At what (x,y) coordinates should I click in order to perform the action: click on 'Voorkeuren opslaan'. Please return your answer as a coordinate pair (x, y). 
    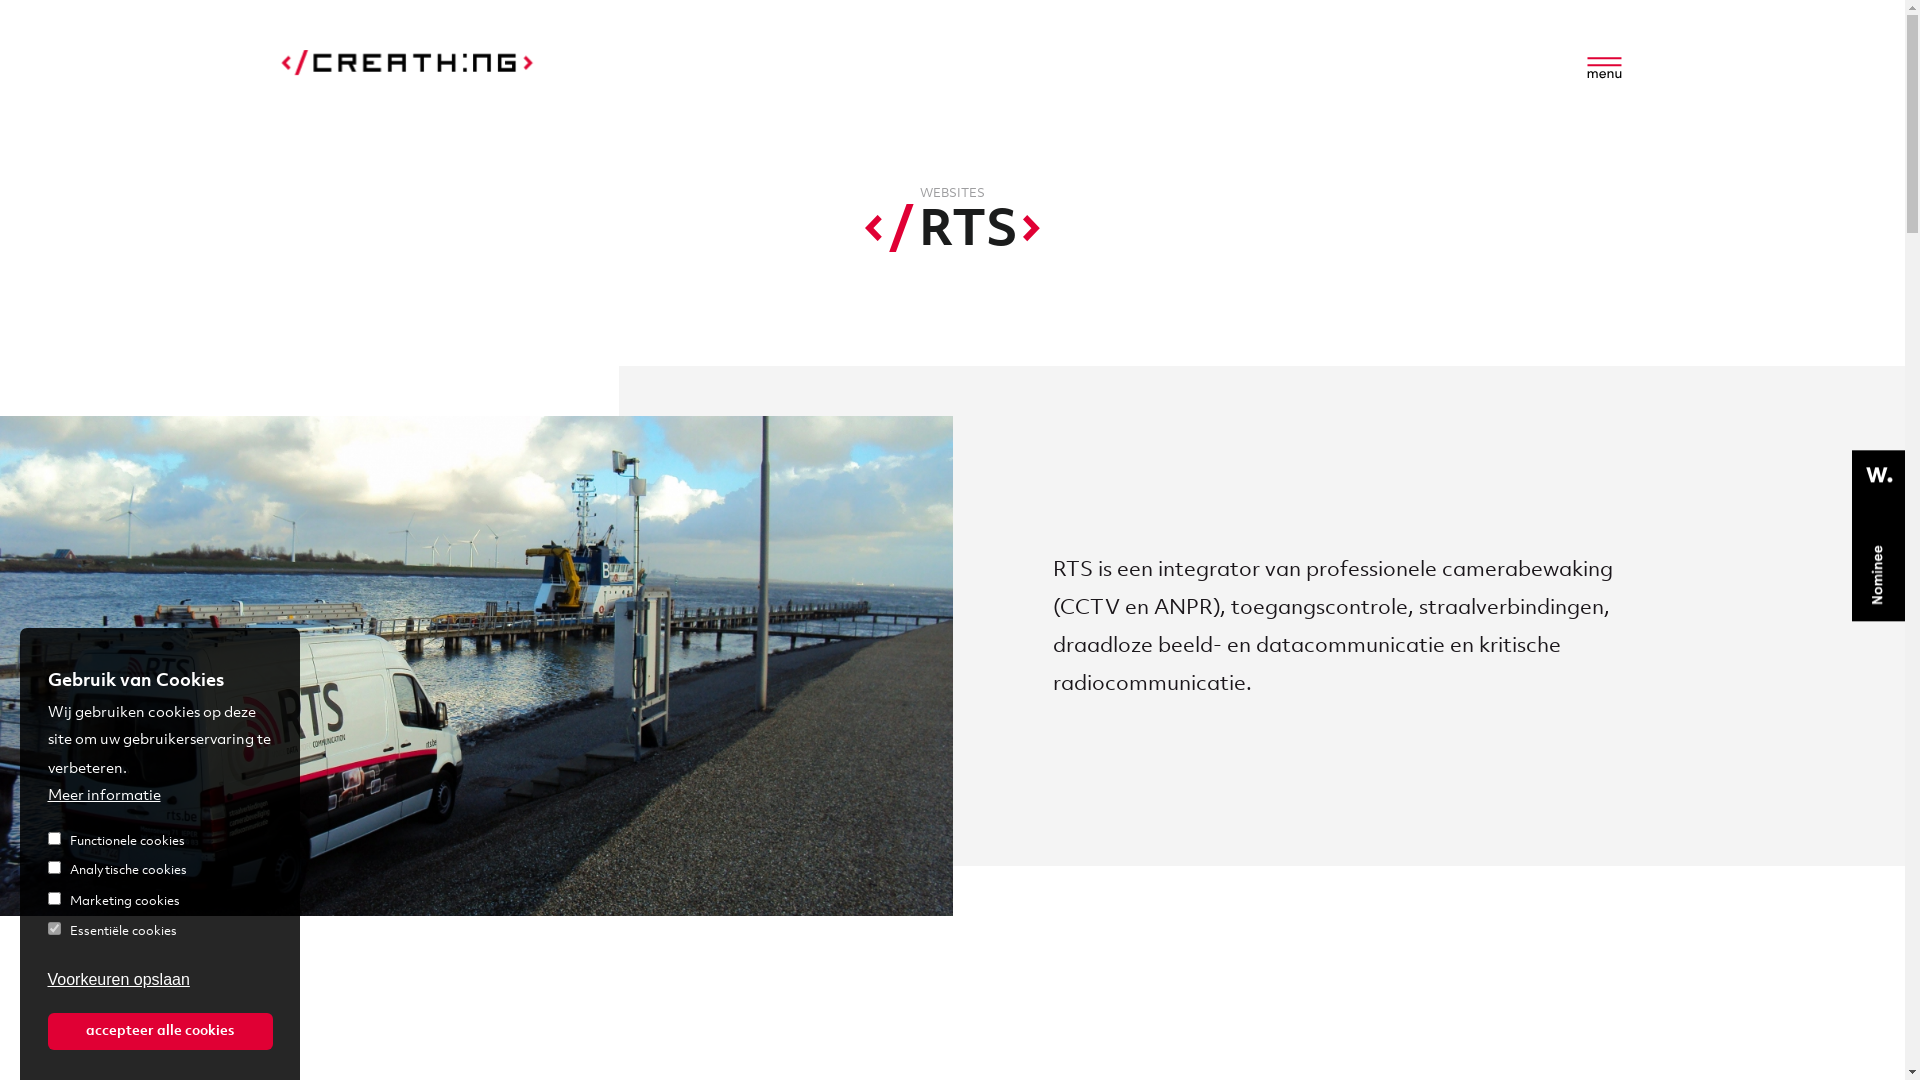
    Looking at the image, I should click on (118, 979).